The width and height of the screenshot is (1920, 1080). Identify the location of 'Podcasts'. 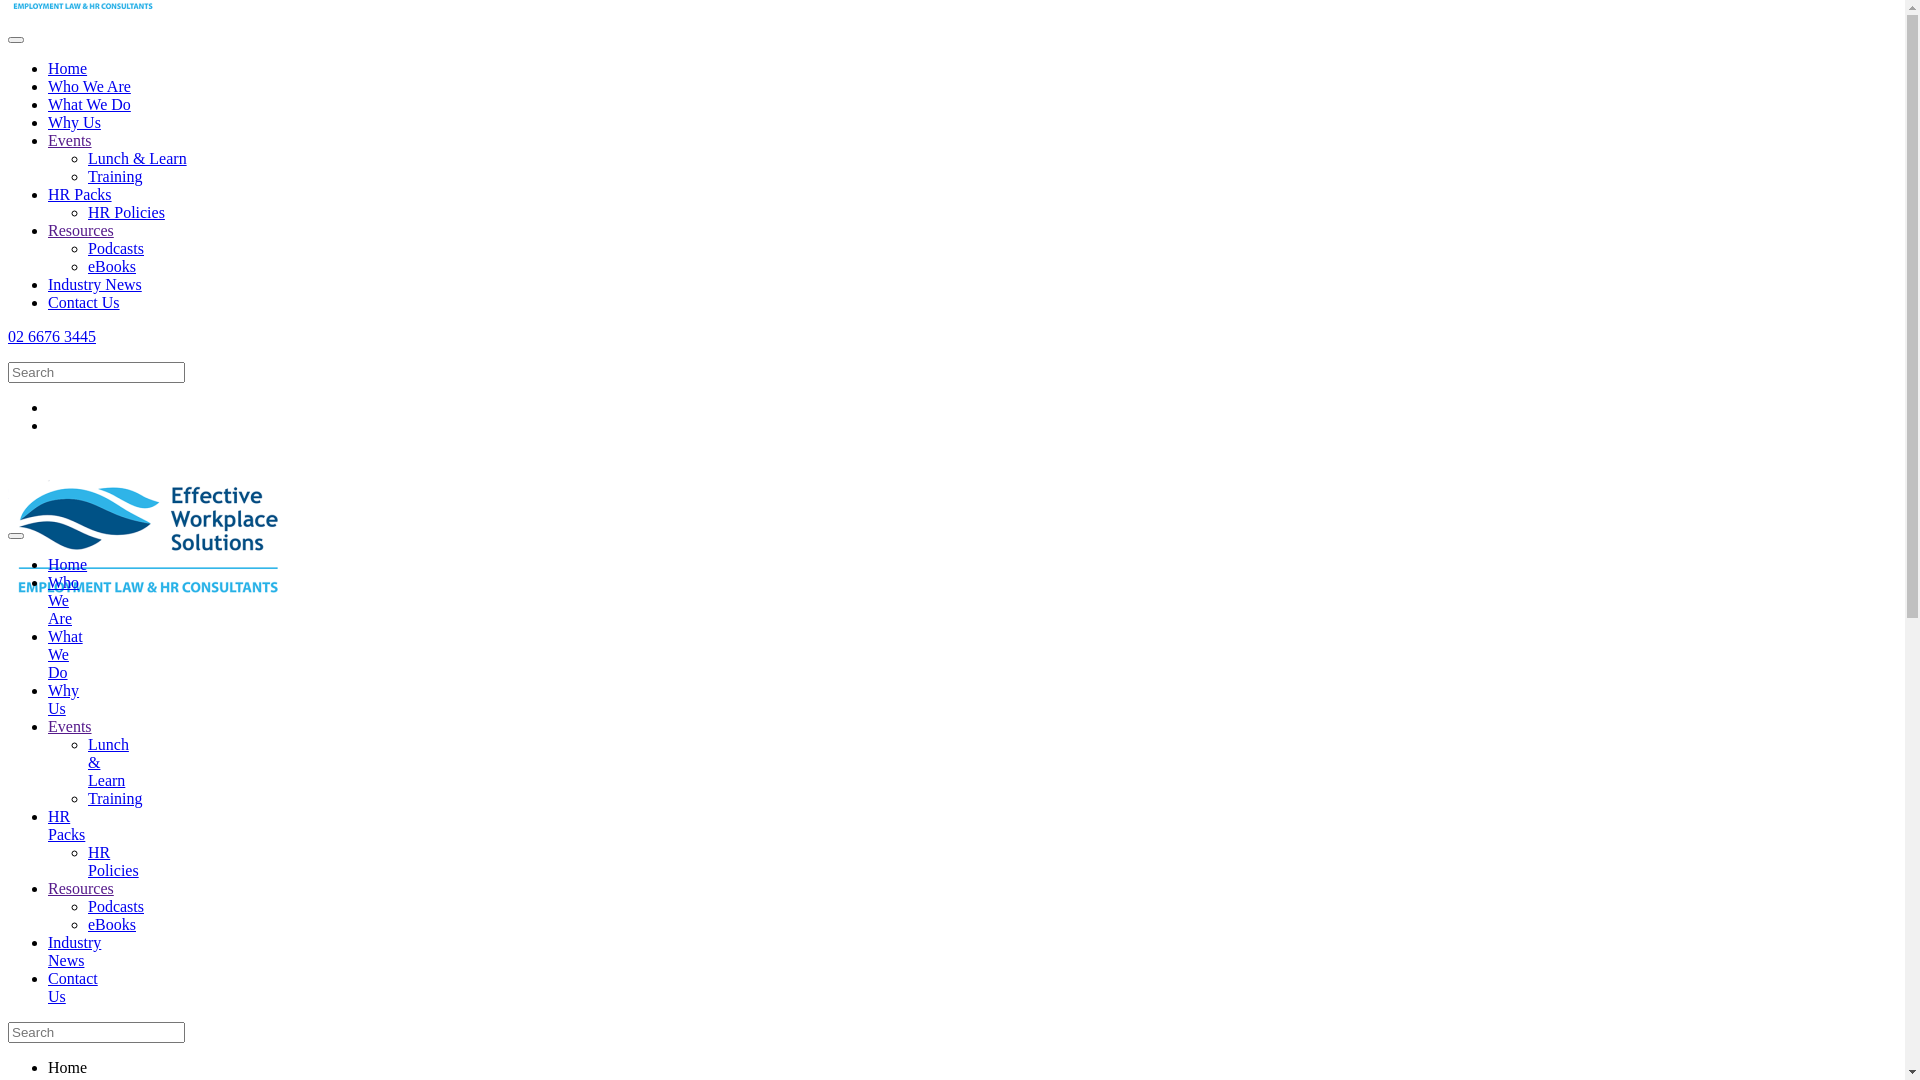
(114, 906).